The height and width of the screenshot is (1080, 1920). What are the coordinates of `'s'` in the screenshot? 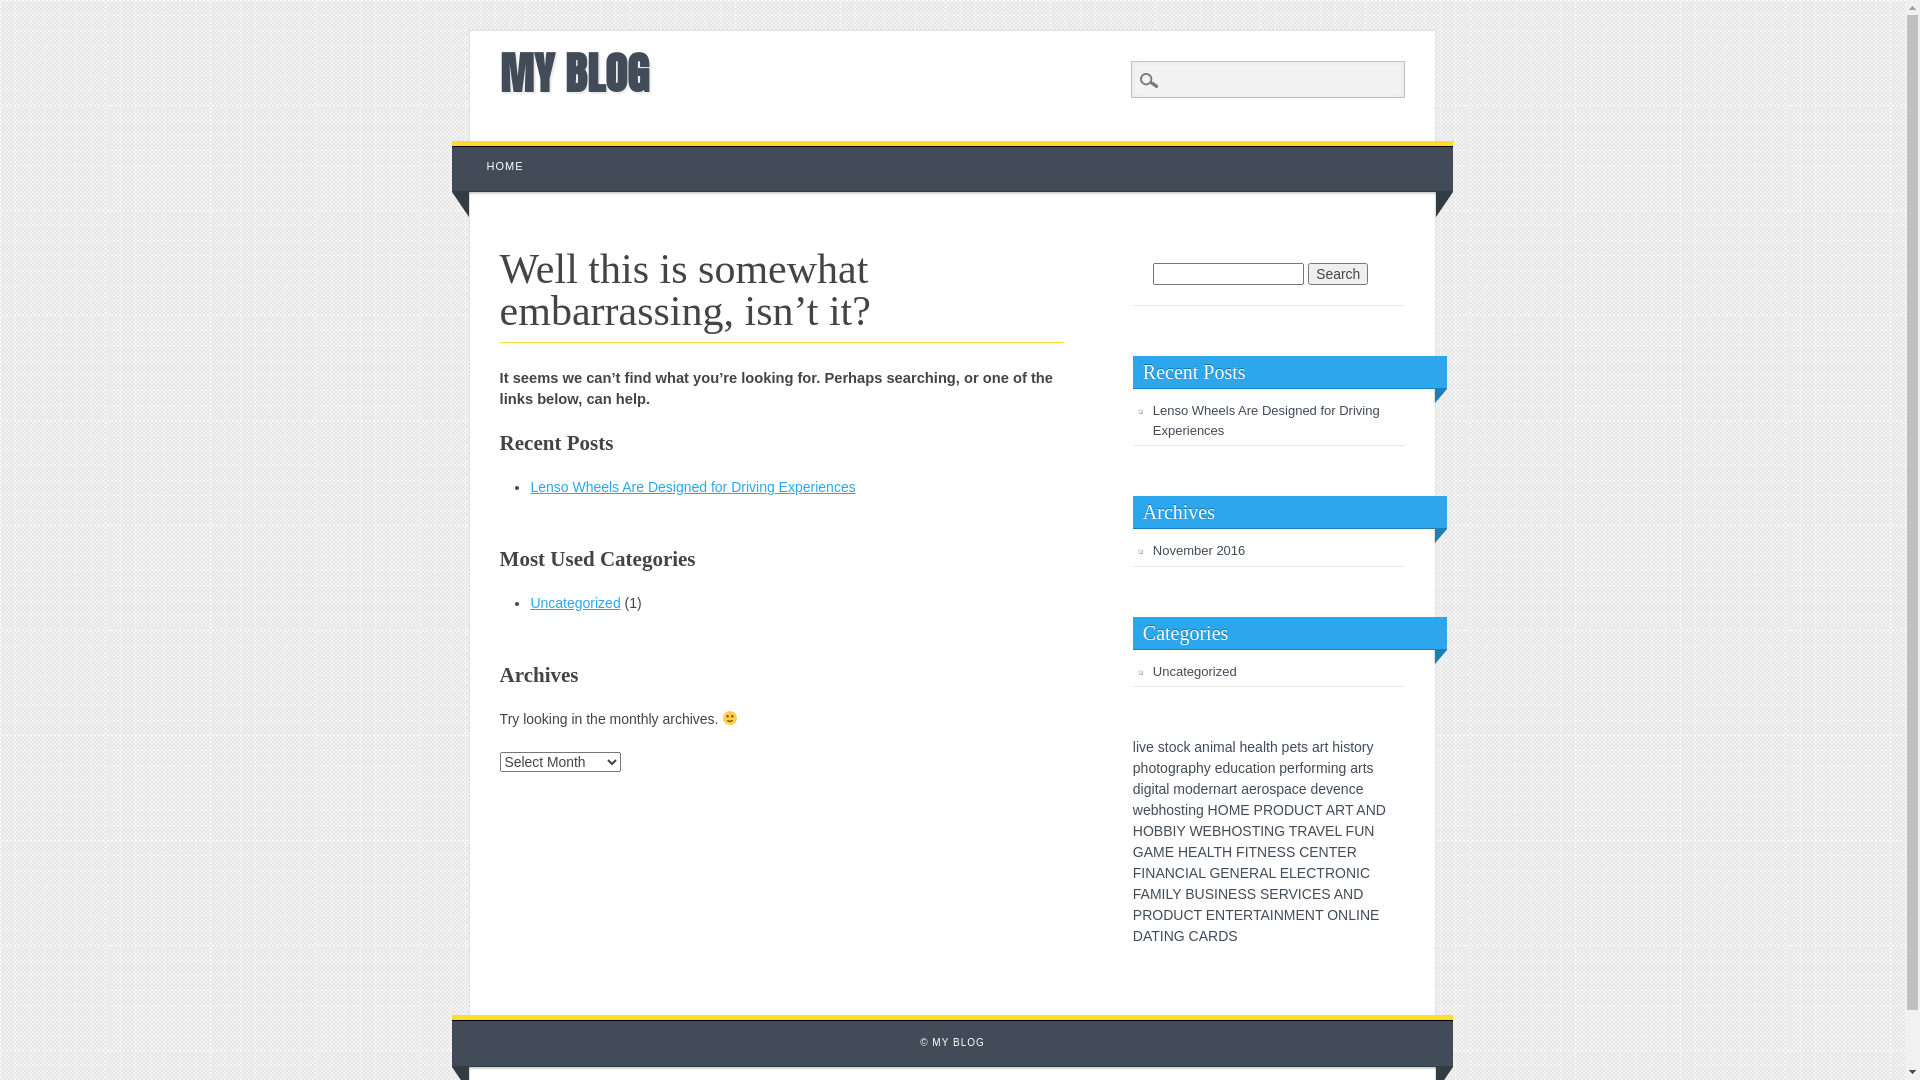 It's located at (1369, 766).